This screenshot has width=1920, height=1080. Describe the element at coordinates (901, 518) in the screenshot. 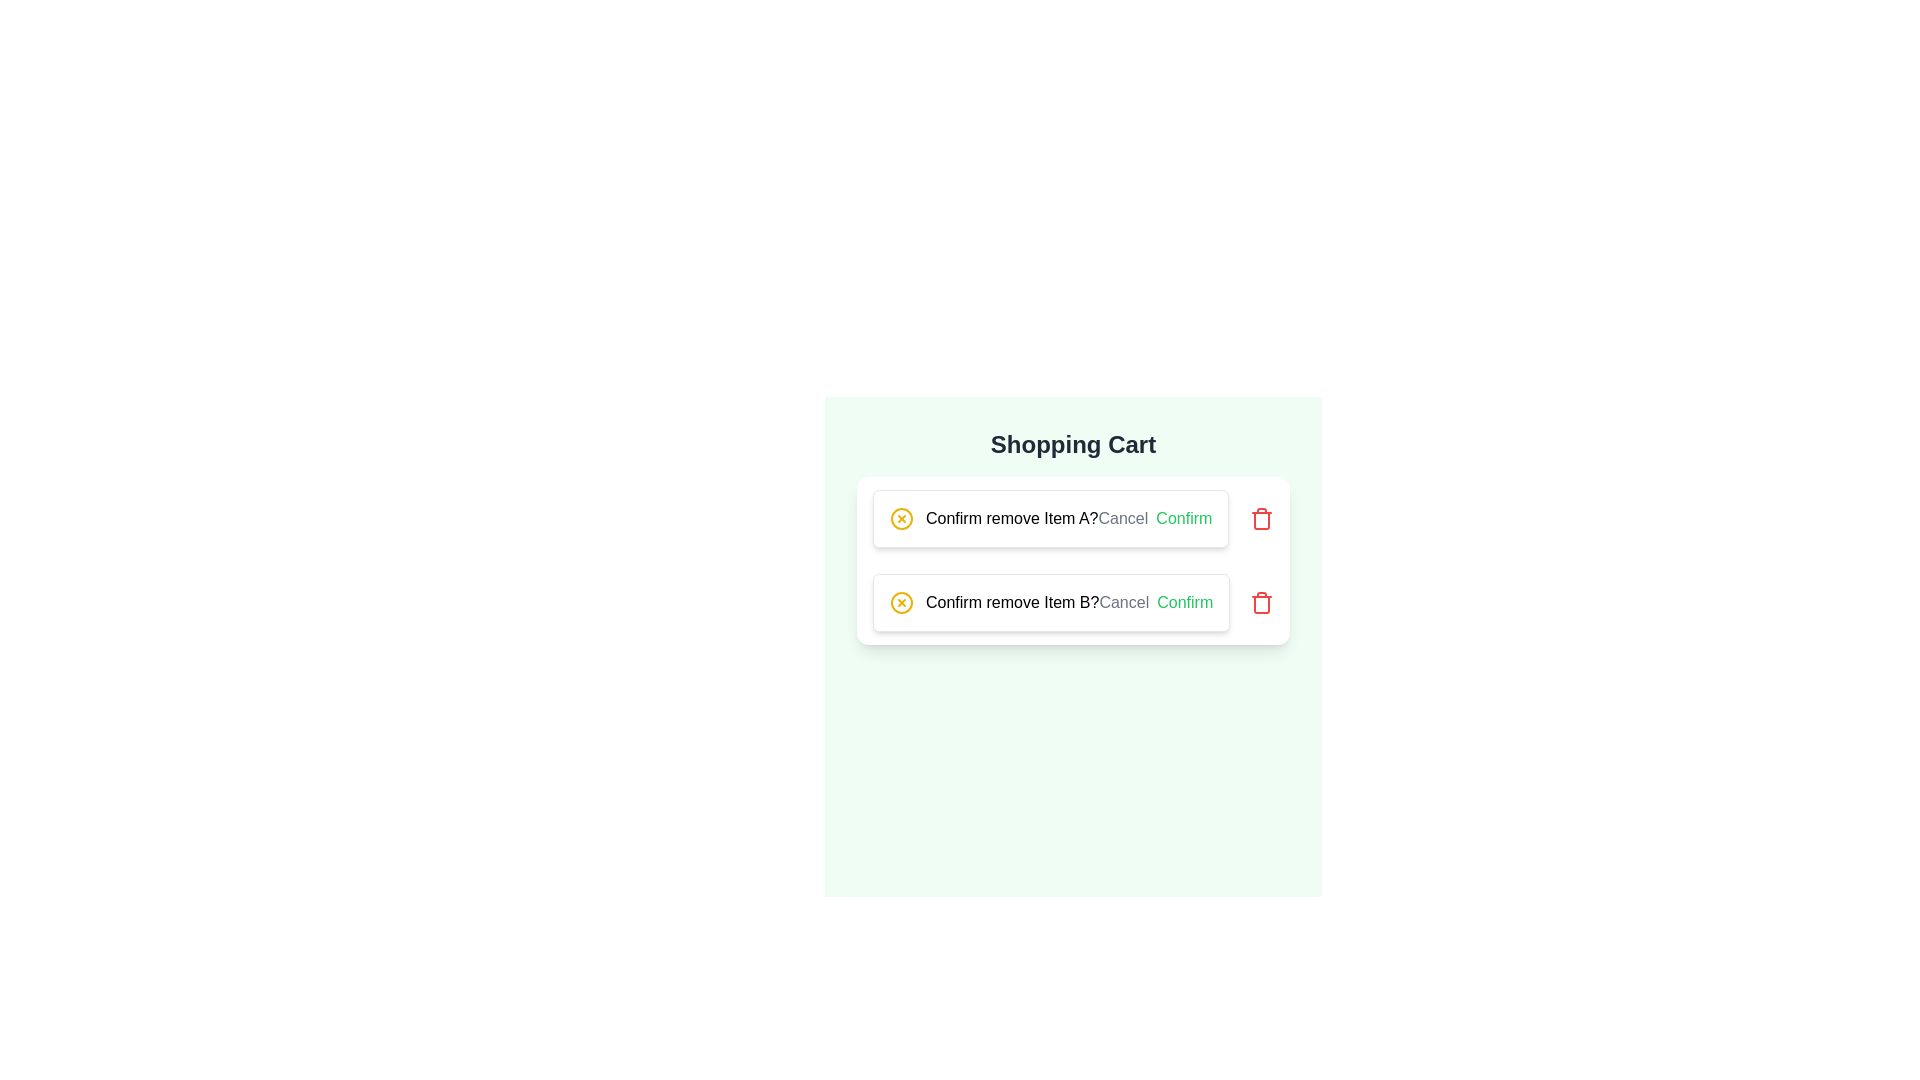

I see `the warning icon positioned` at that location.